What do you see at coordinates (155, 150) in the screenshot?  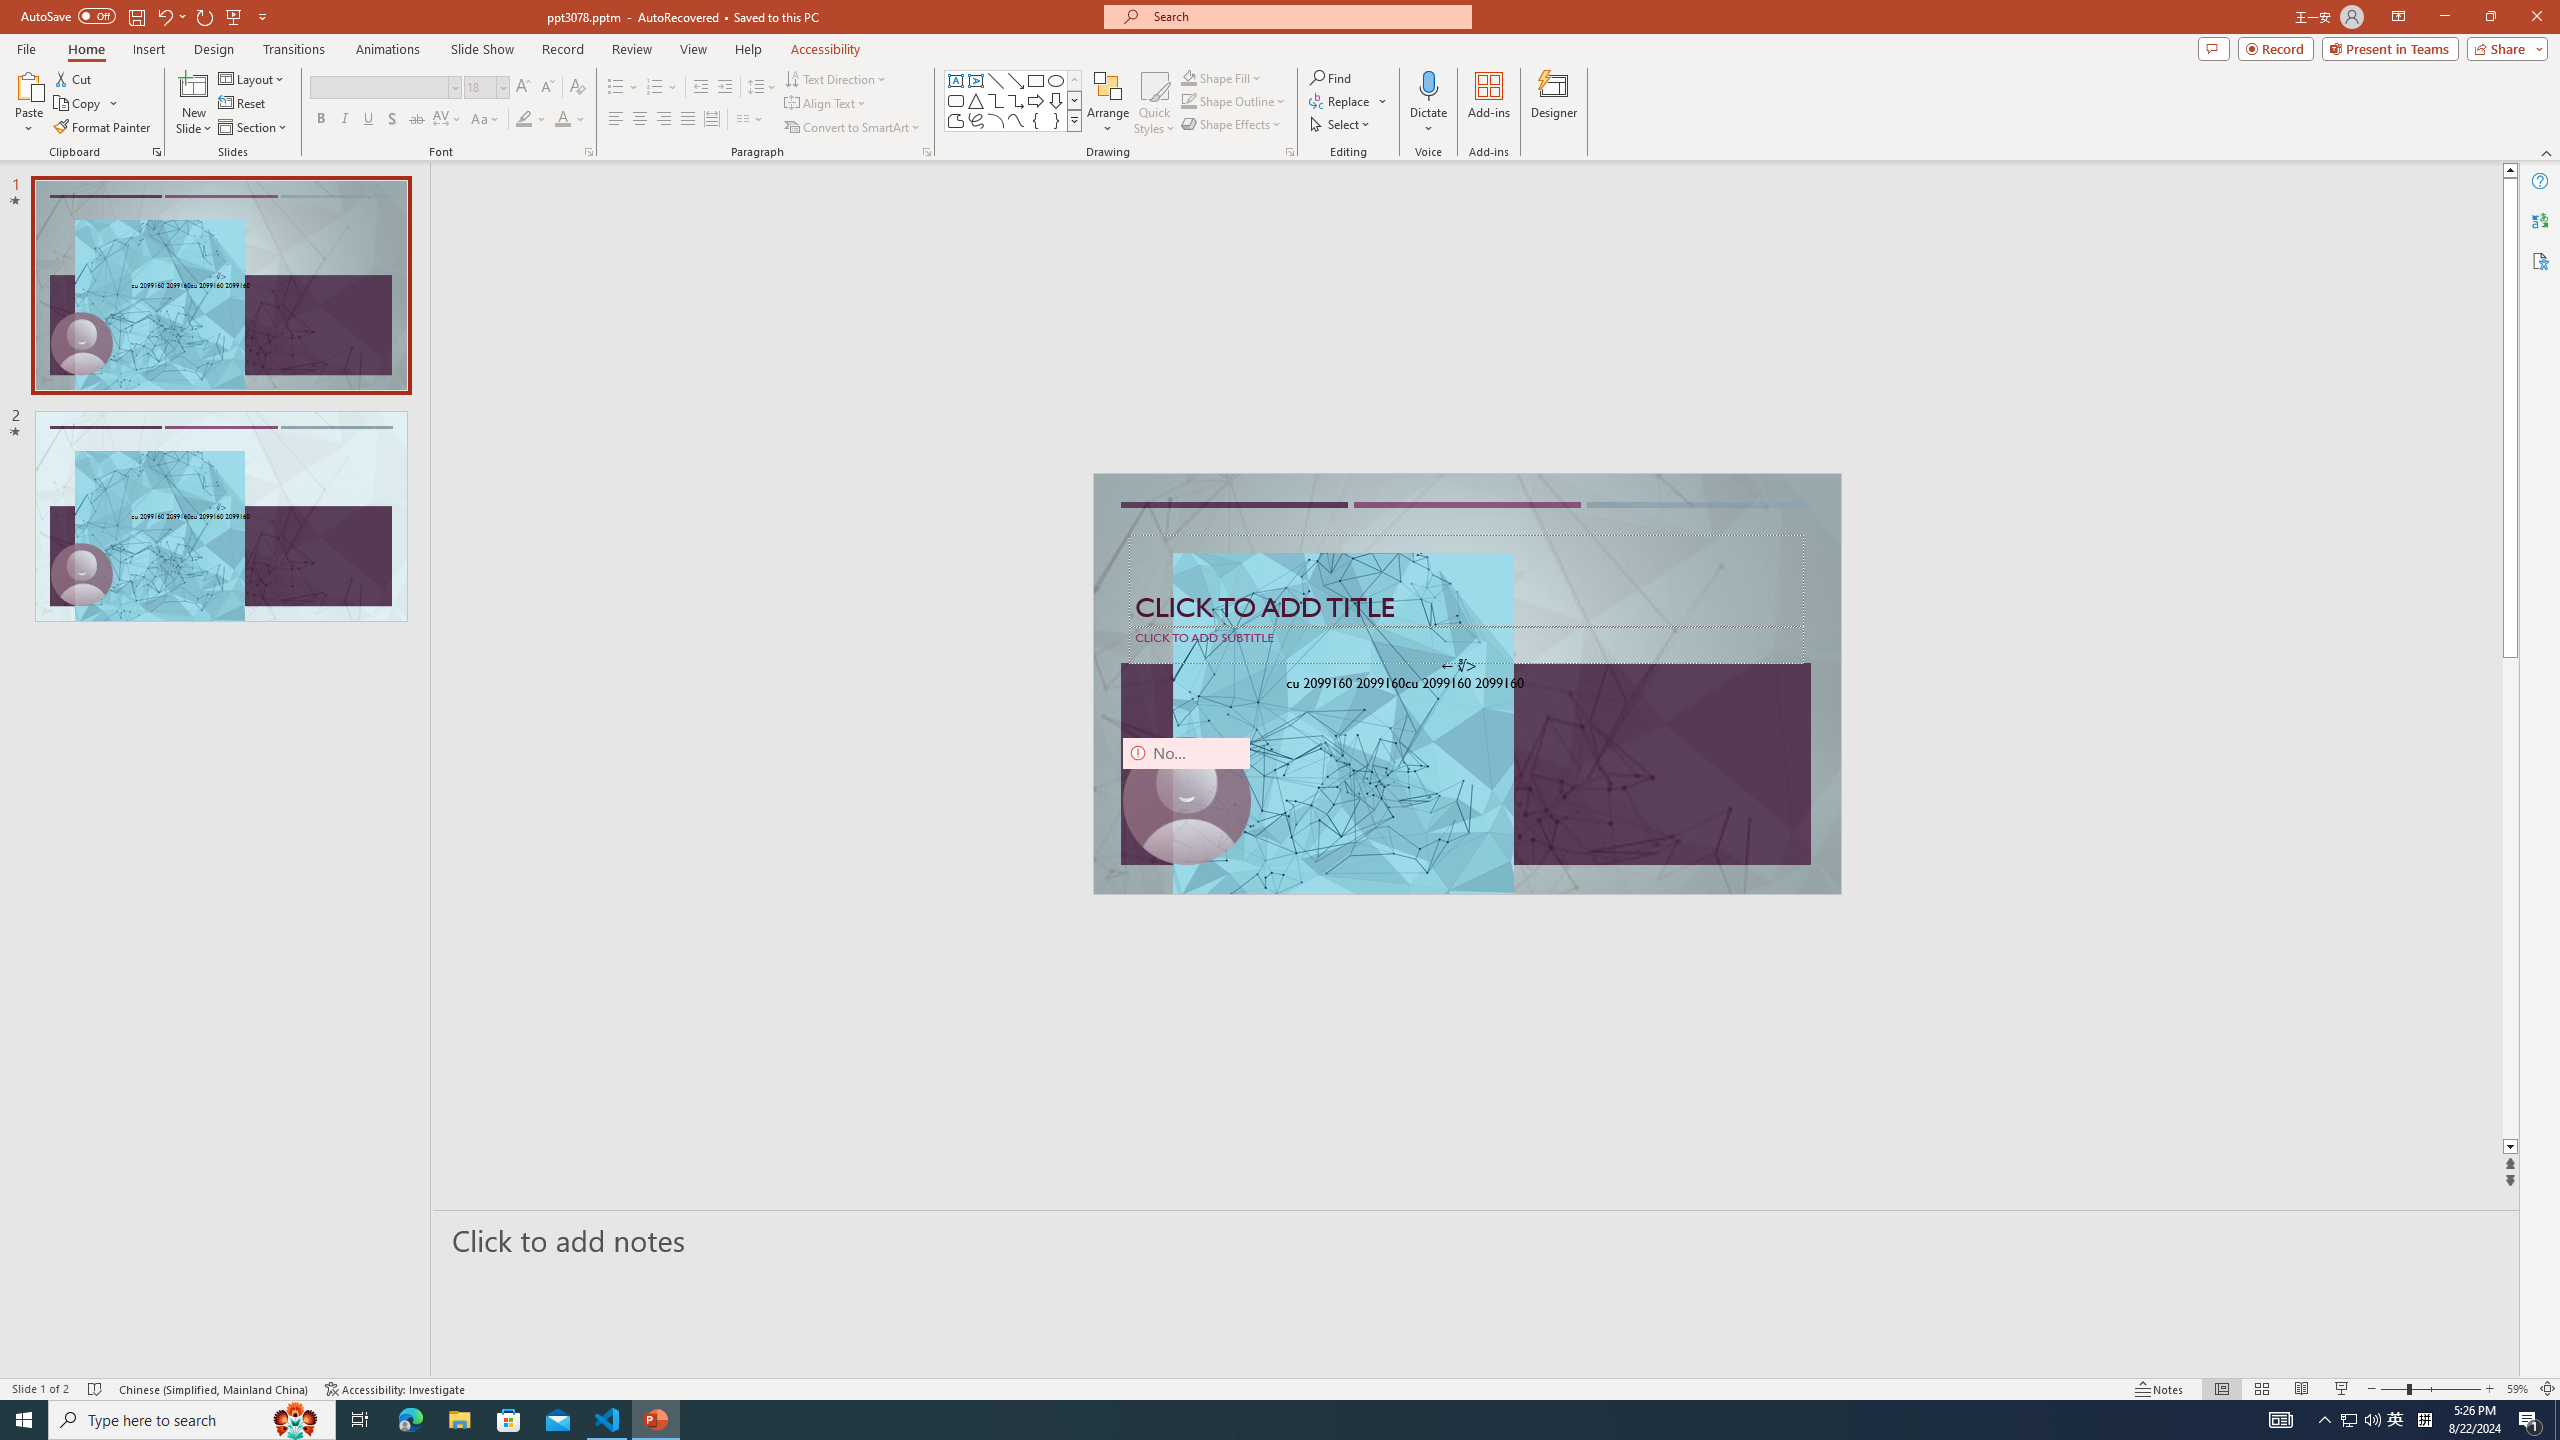 I see `'Office Clipboard...'` at bounding box center [155, 150].